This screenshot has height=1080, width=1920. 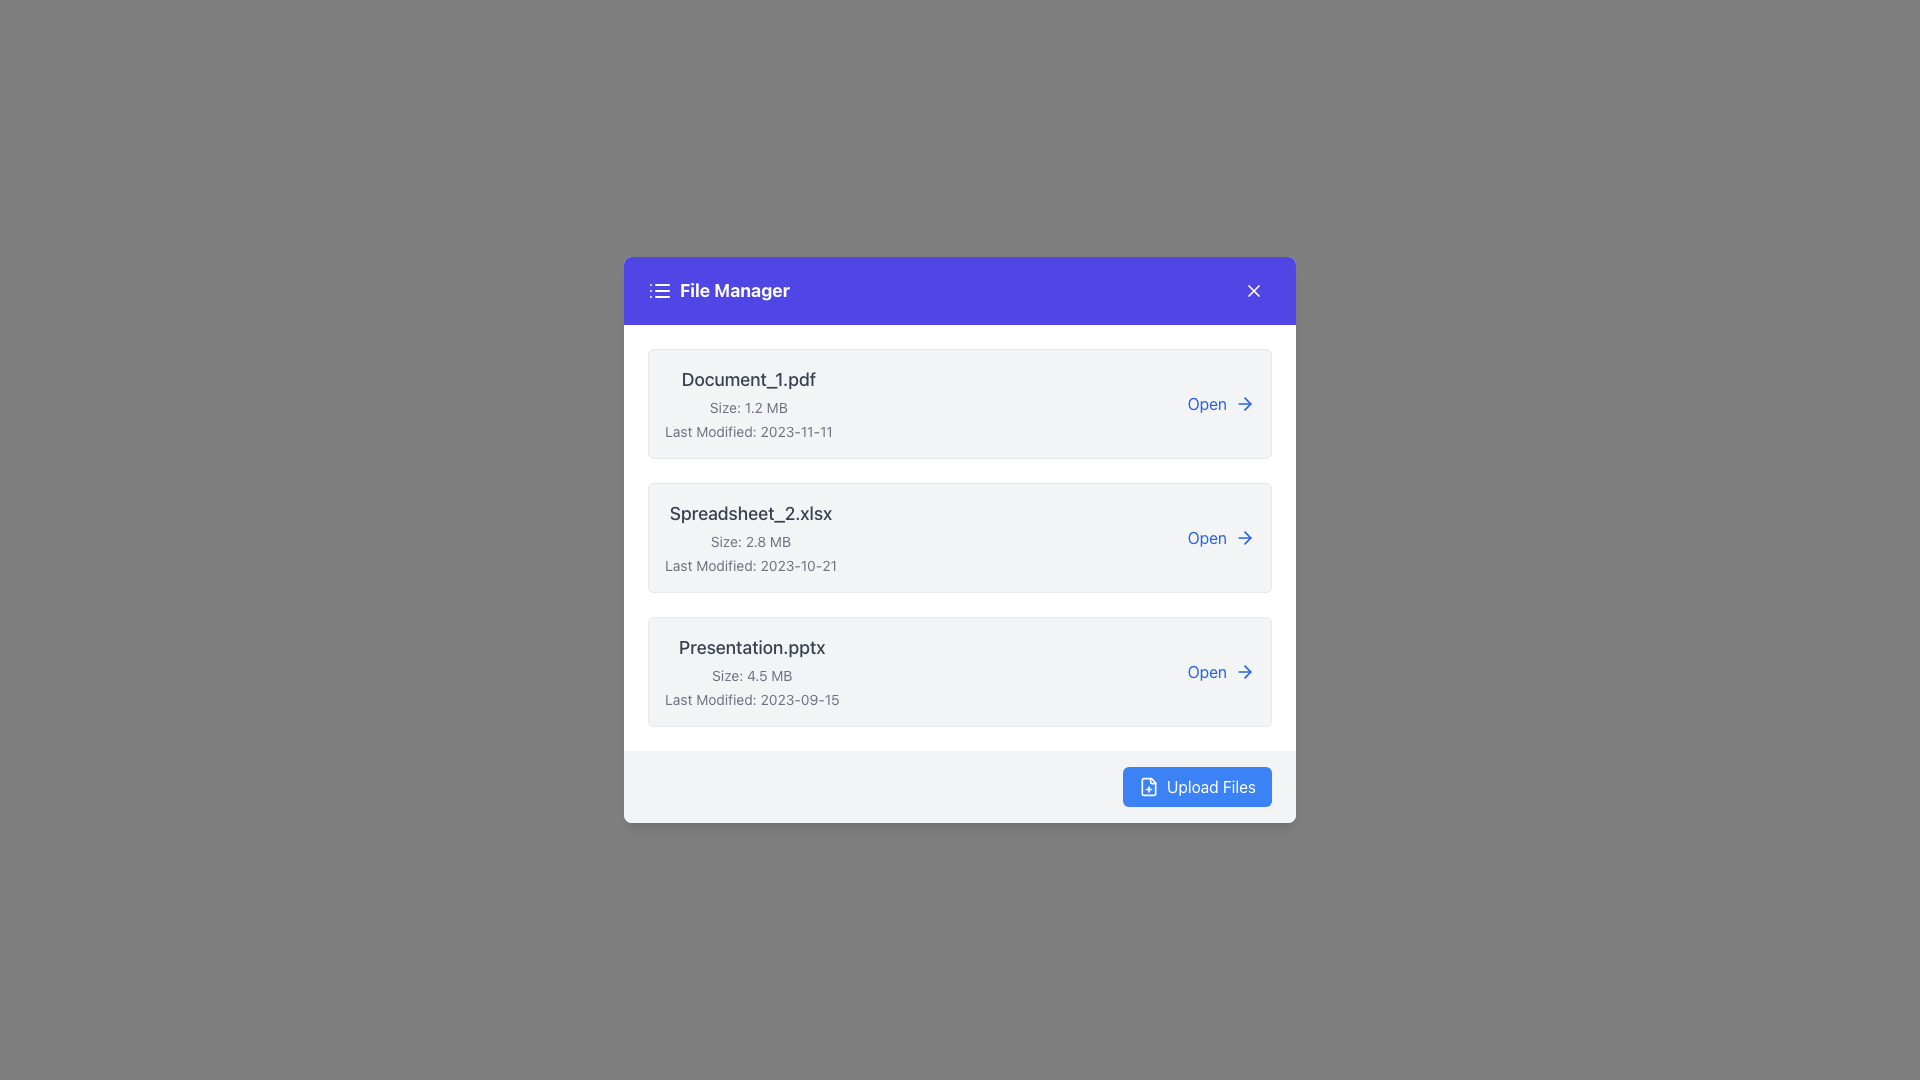 I want to click on the right-facing arrow icon located to the far right of the 'Open' label for the file 'Spreadsheet_2.xlsx', so click(x=1247, y=536).